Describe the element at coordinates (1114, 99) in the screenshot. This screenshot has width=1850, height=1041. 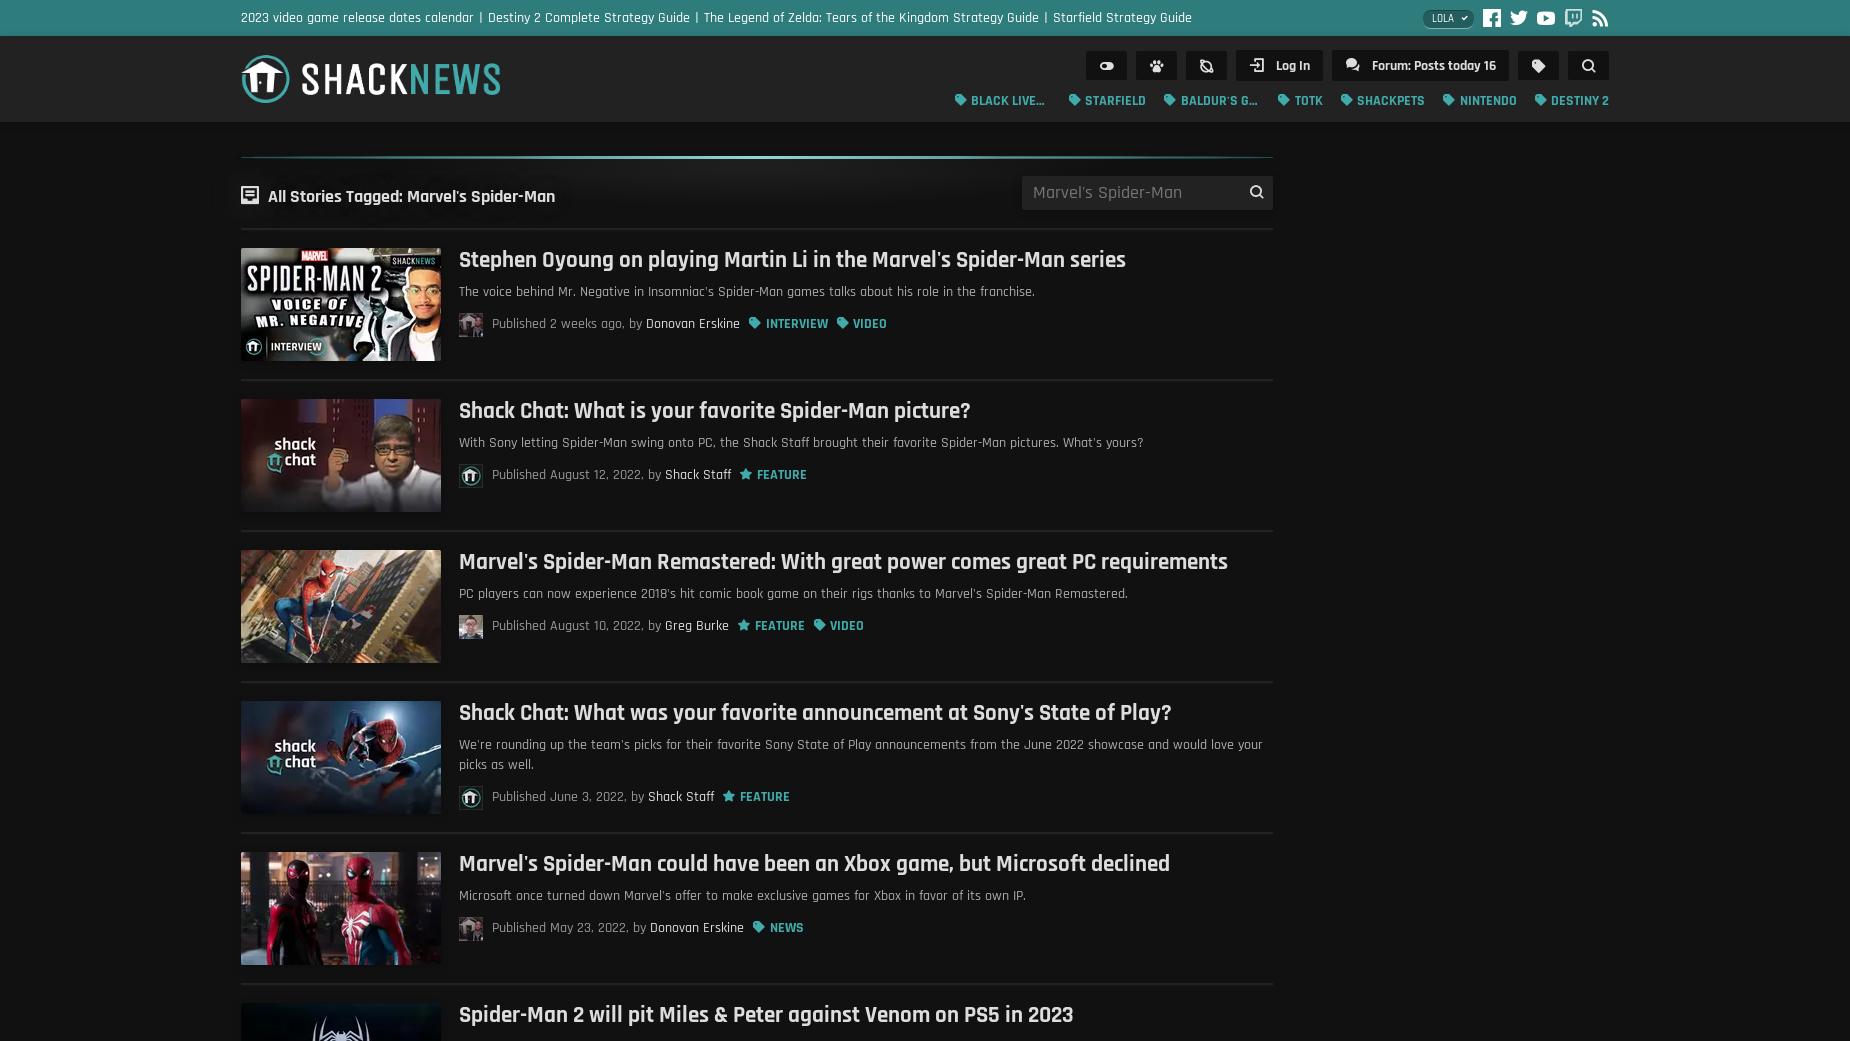
I see `'Starfield'` at that location.